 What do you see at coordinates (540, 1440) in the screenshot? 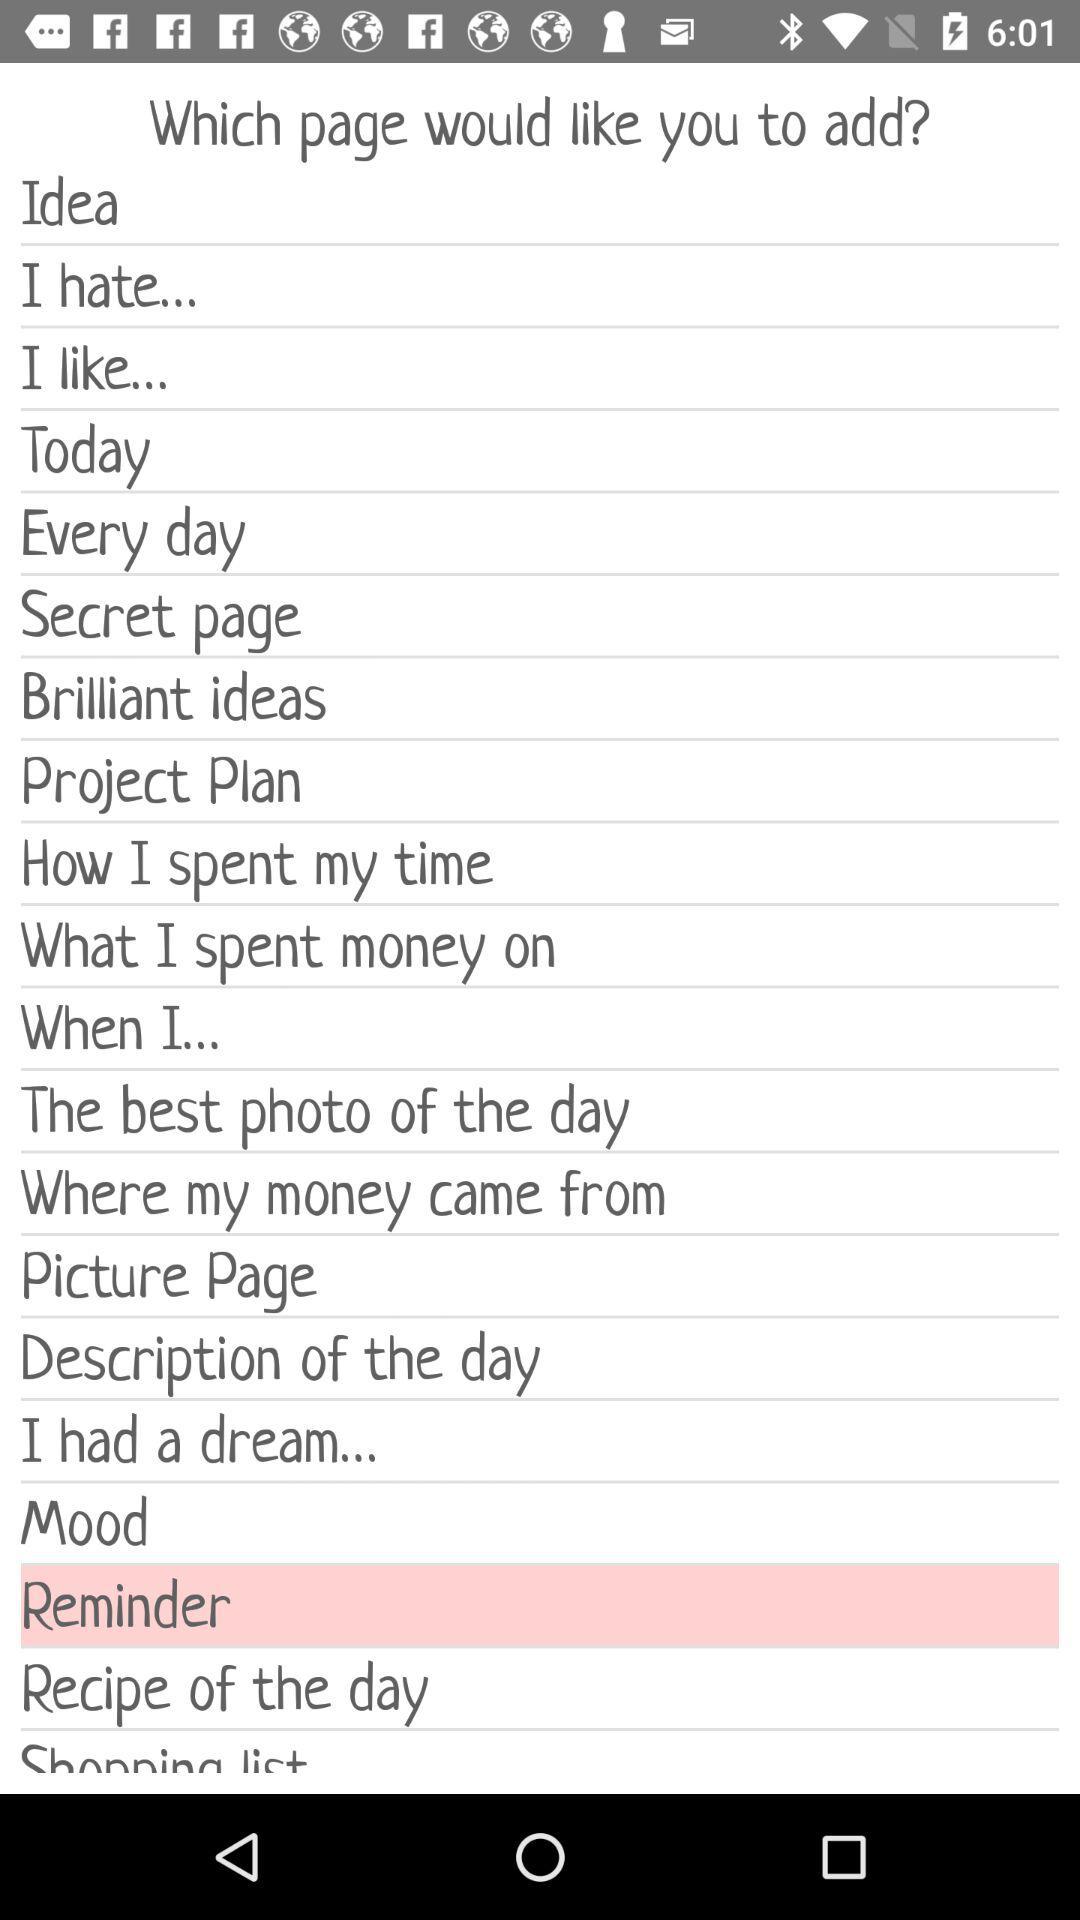
I see `i had a` at bounding box center [540, 1440].